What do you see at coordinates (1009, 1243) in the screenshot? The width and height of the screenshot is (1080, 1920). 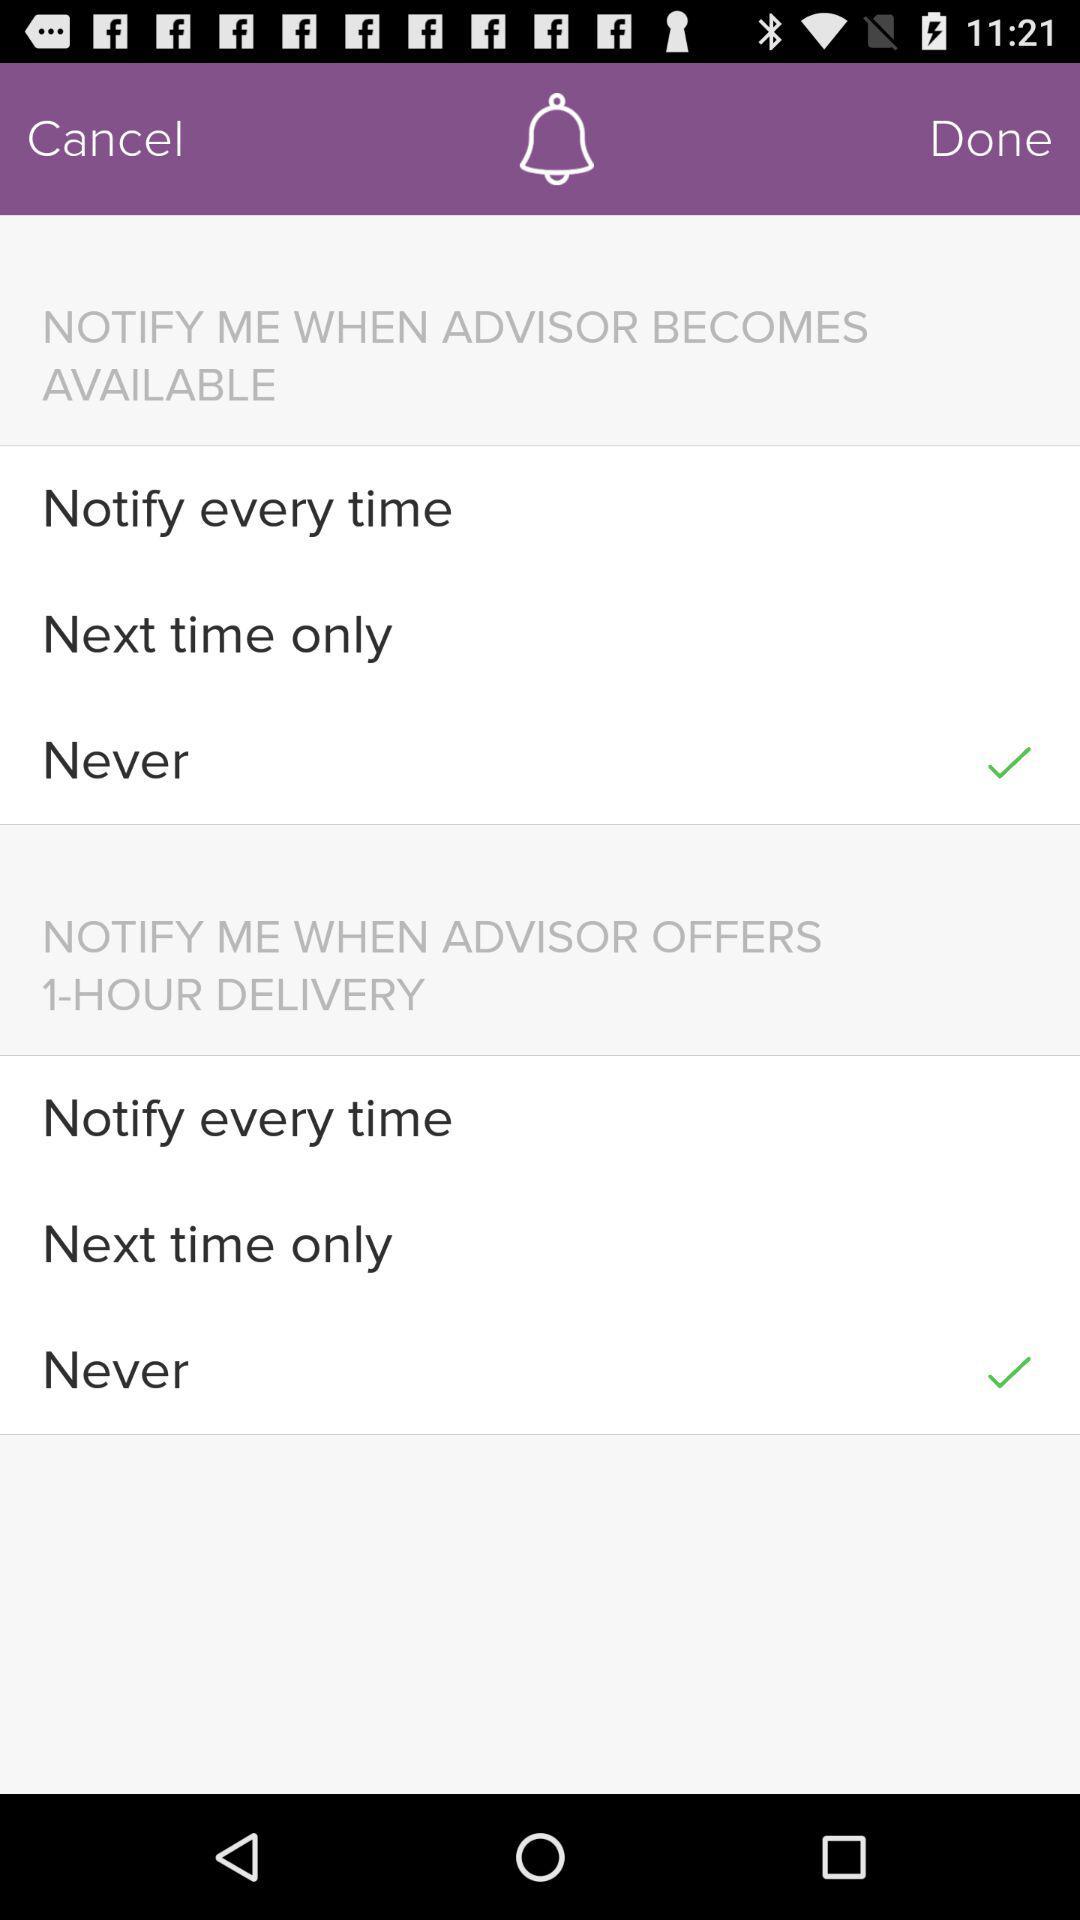 I see `the item next to next time only item` at bounding box center [1009, 1243].